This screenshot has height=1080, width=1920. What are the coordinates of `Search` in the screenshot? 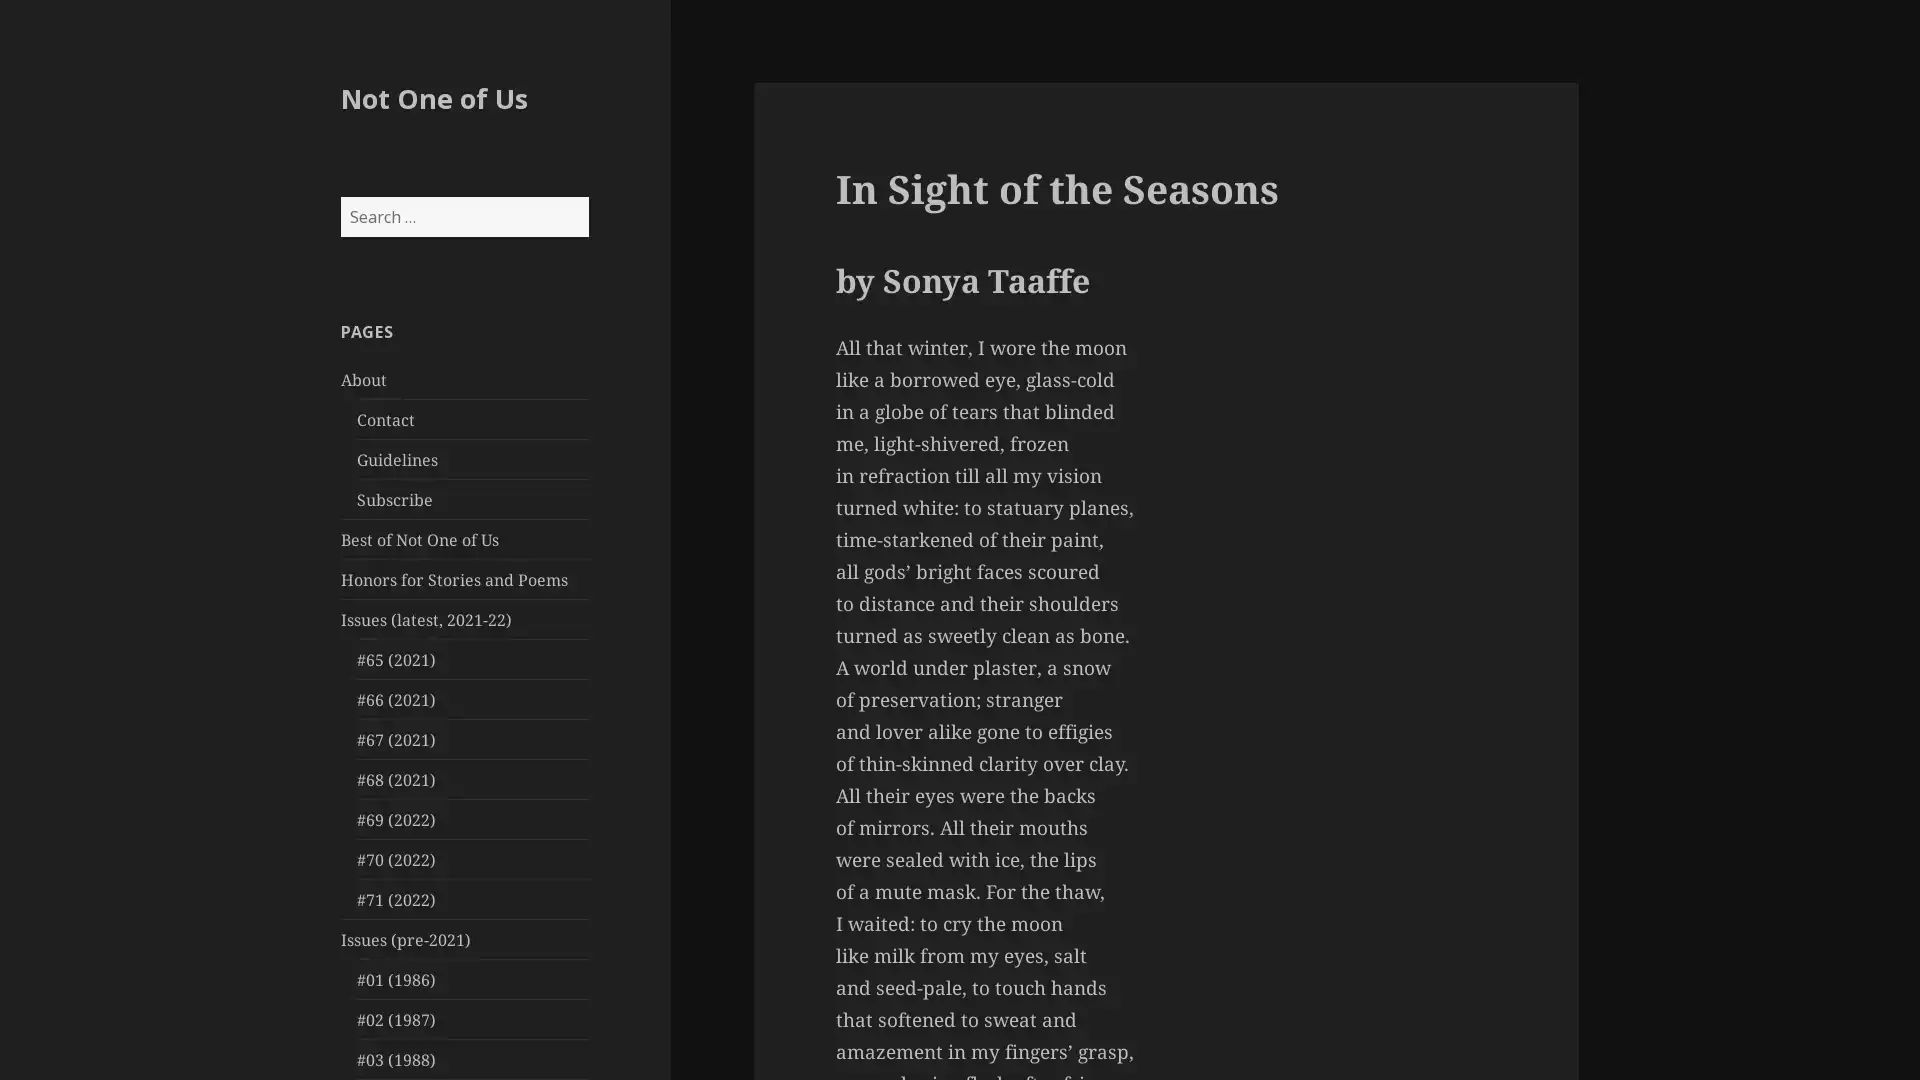 It's located at (586, 196).